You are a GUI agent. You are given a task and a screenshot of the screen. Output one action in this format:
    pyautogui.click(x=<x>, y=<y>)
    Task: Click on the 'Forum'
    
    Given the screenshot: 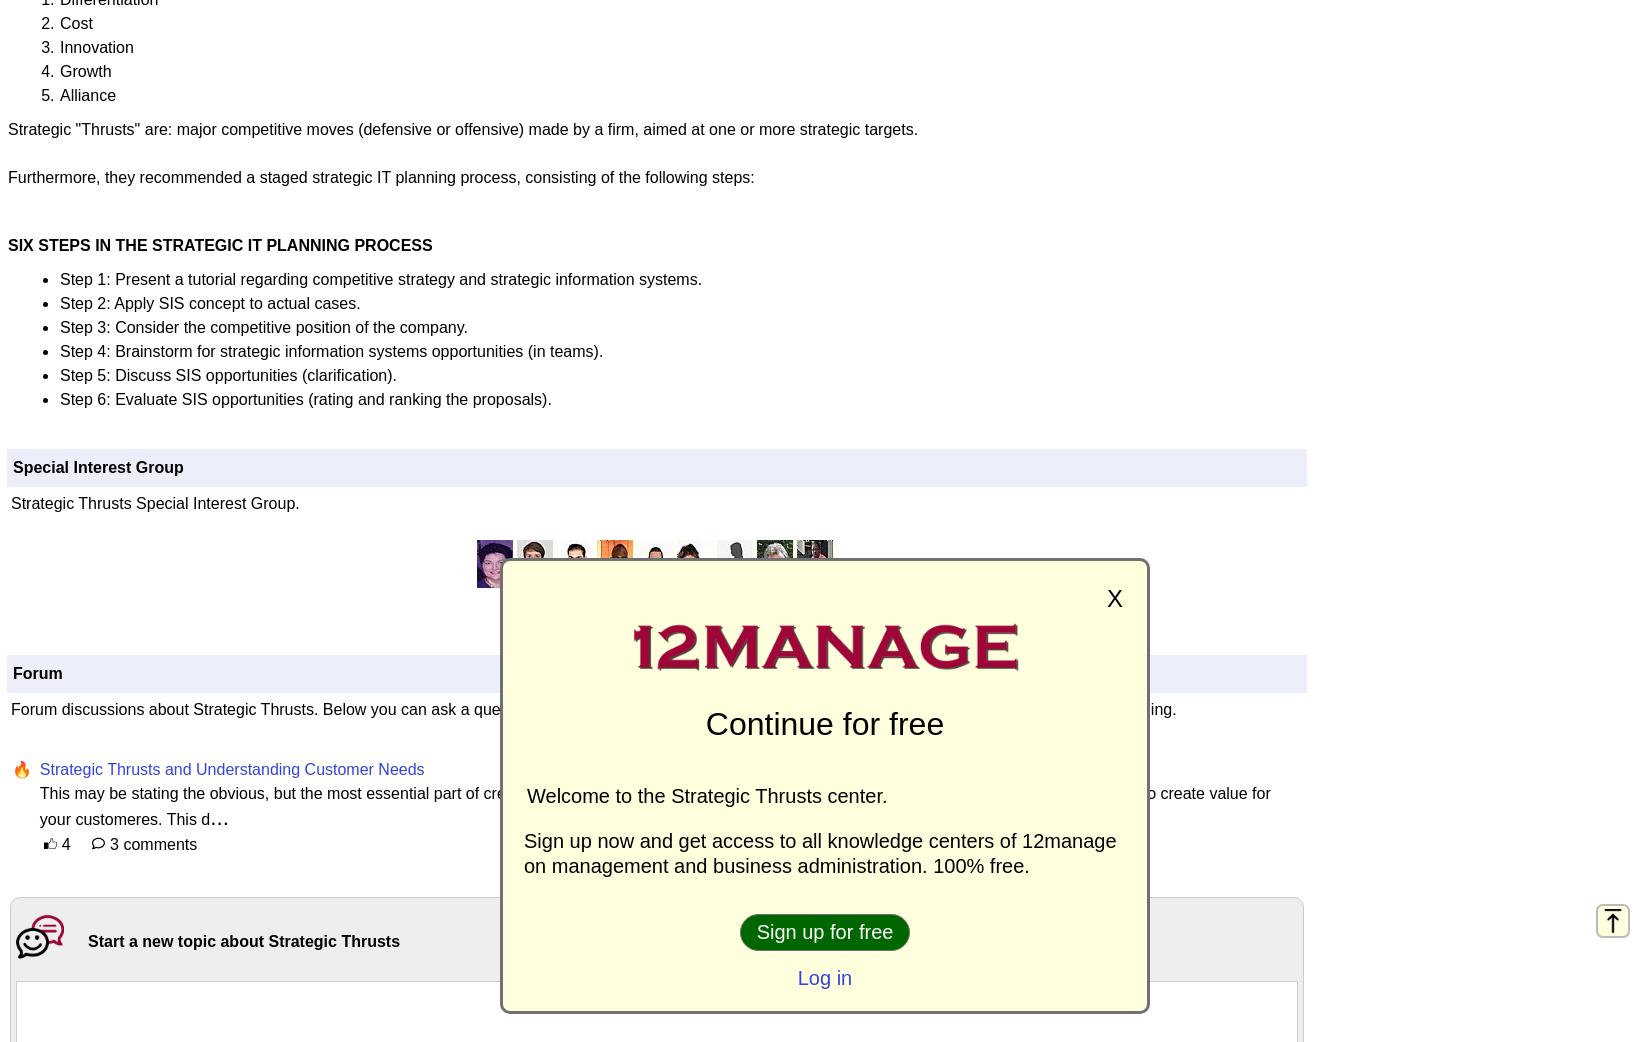 What is the action you would take?
    pyautogui.click(x=37, y=672)
    